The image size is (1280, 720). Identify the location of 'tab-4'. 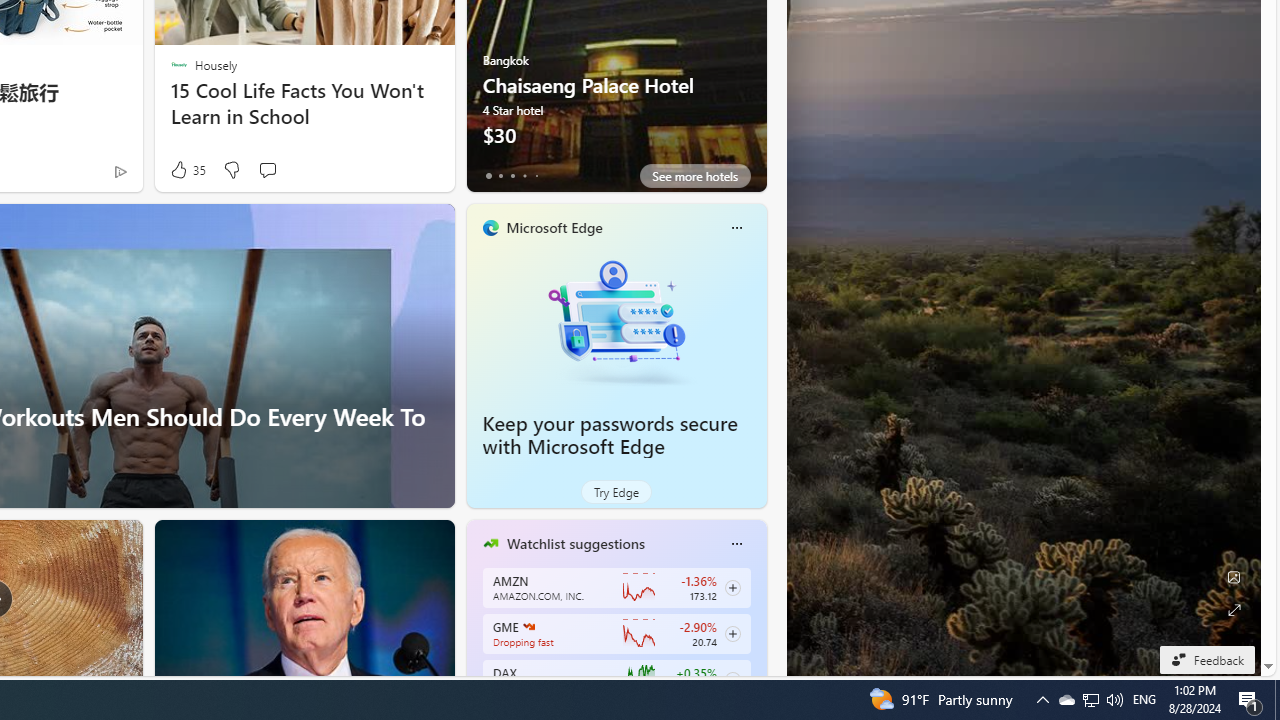
(536, 175).